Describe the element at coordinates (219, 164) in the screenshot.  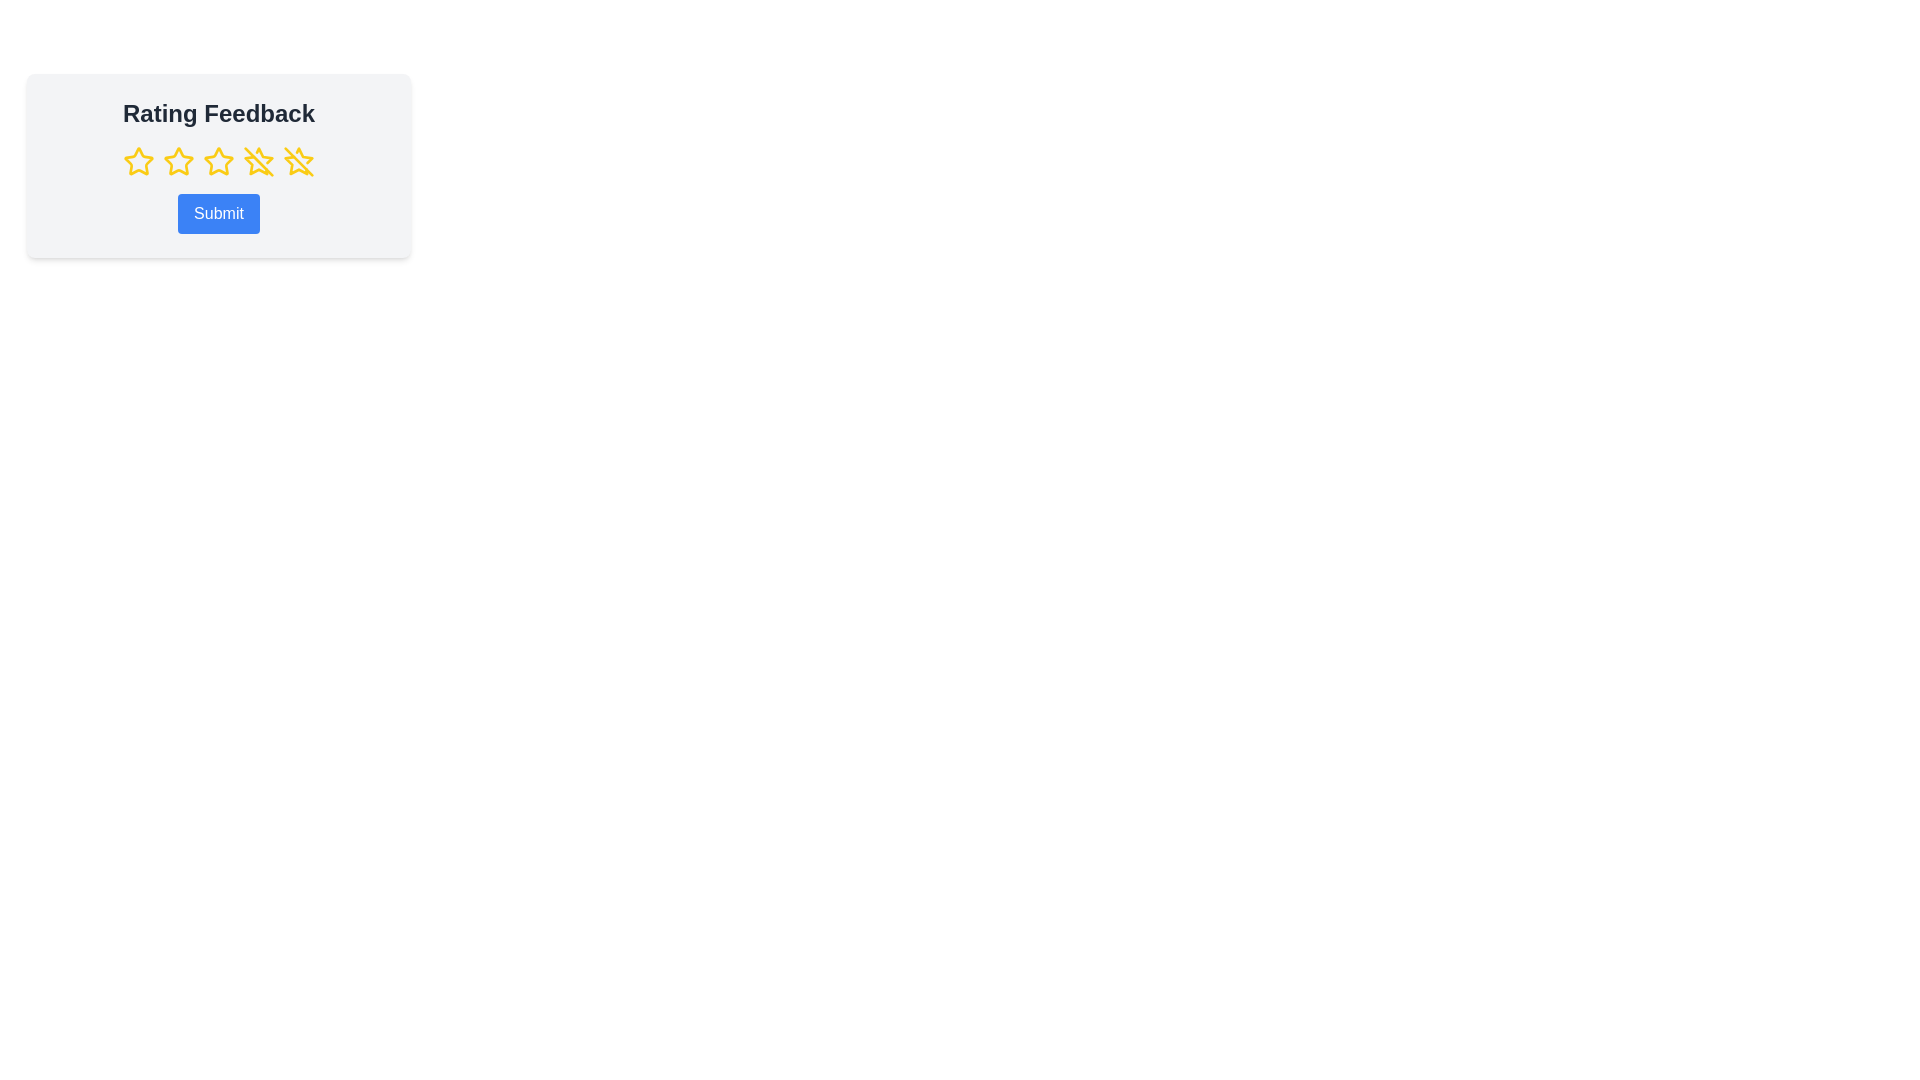
I see `one of the stars` at that location.